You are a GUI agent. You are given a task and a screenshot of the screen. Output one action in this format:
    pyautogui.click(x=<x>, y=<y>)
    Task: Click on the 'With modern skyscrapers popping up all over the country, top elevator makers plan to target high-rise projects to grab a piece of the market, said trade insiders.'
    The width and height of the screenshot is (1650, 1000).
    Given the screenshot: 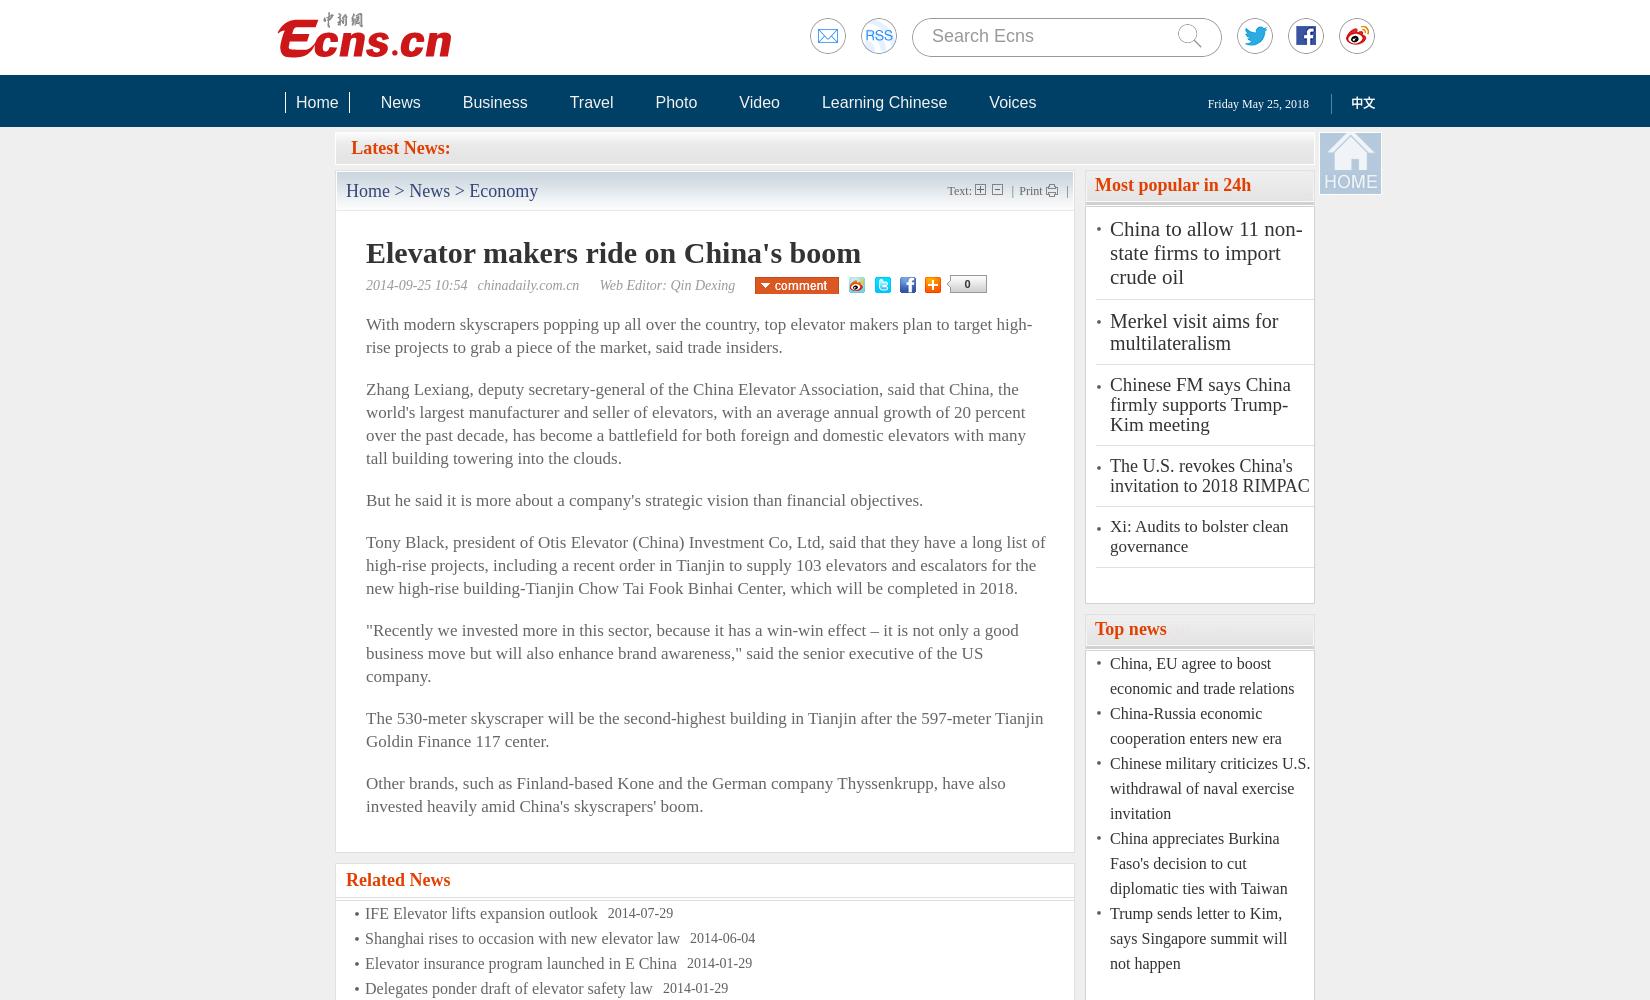 What is the action you would take?
    pyautogui.click(x=697, y=335)
    